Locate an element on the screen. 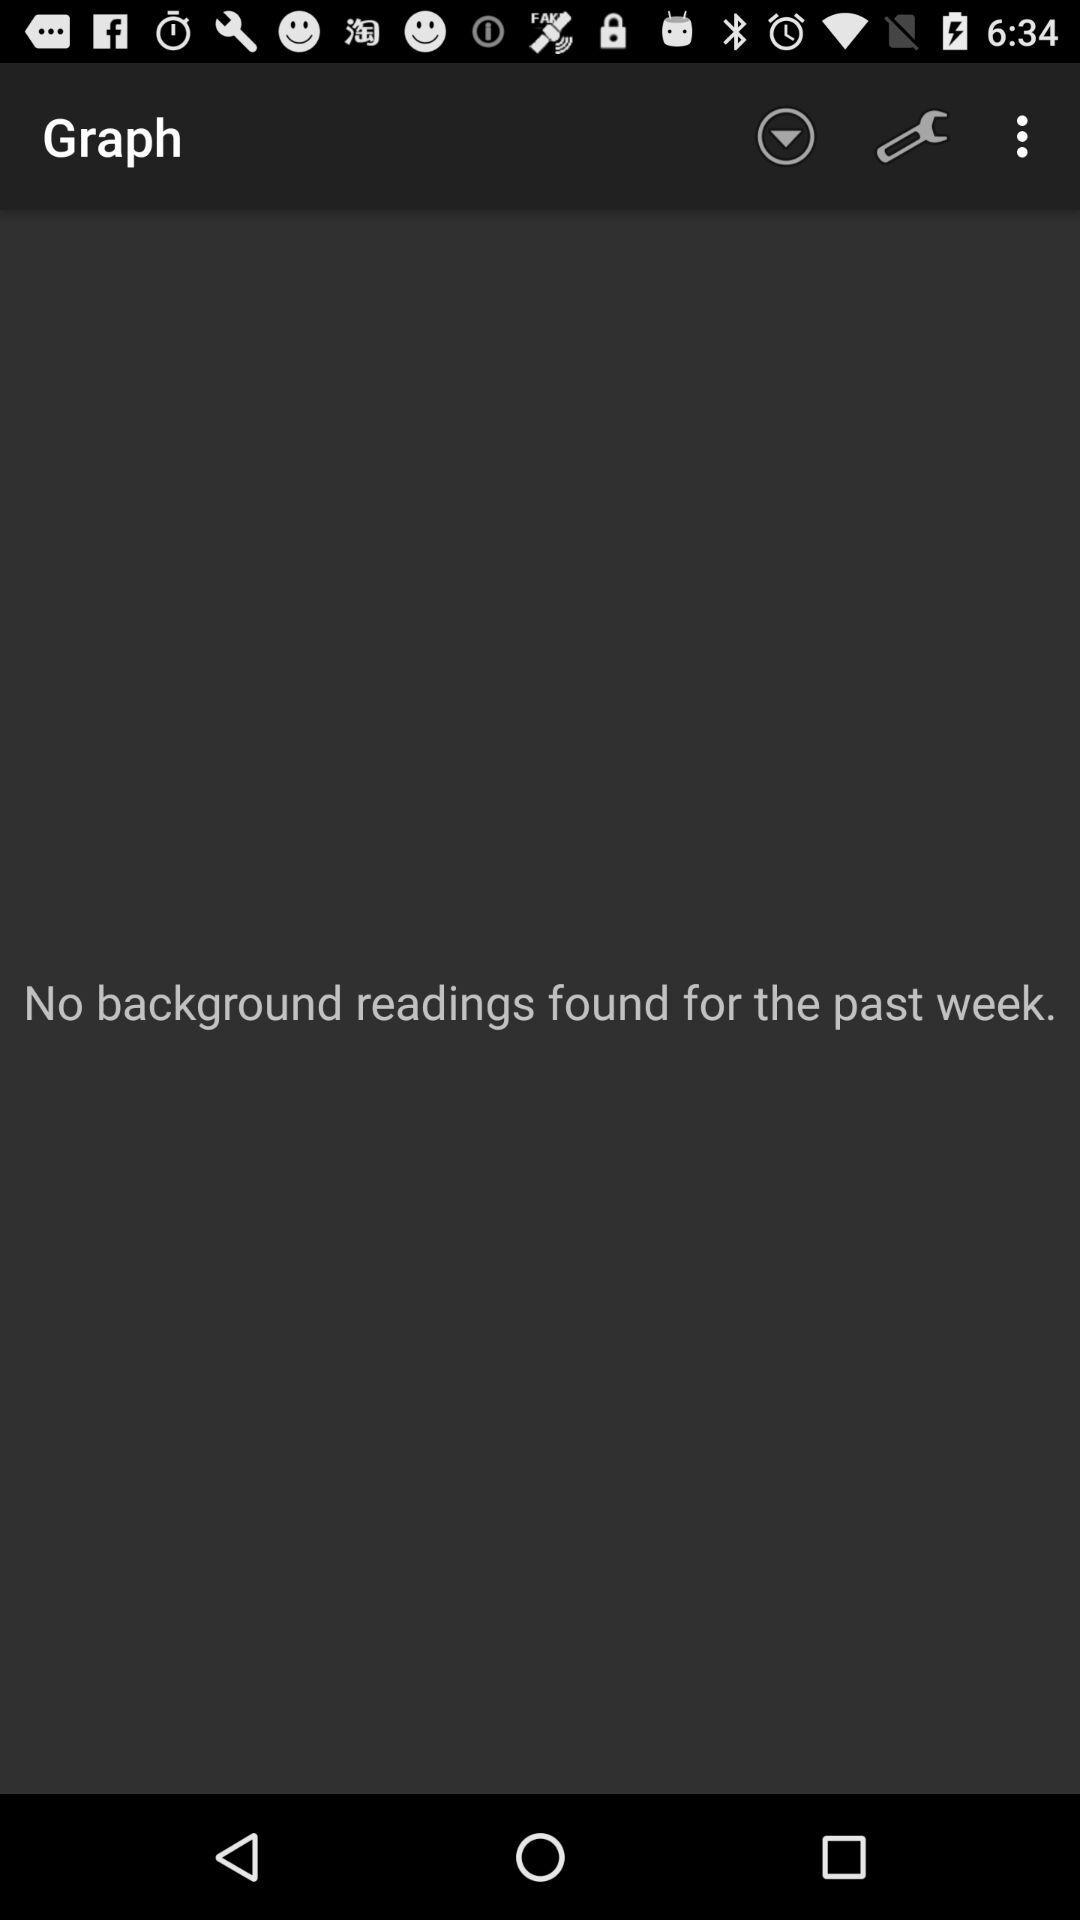 This screenshot has width=1080, height=1920. the icon above no background readings is located at coordinates (911, 135).